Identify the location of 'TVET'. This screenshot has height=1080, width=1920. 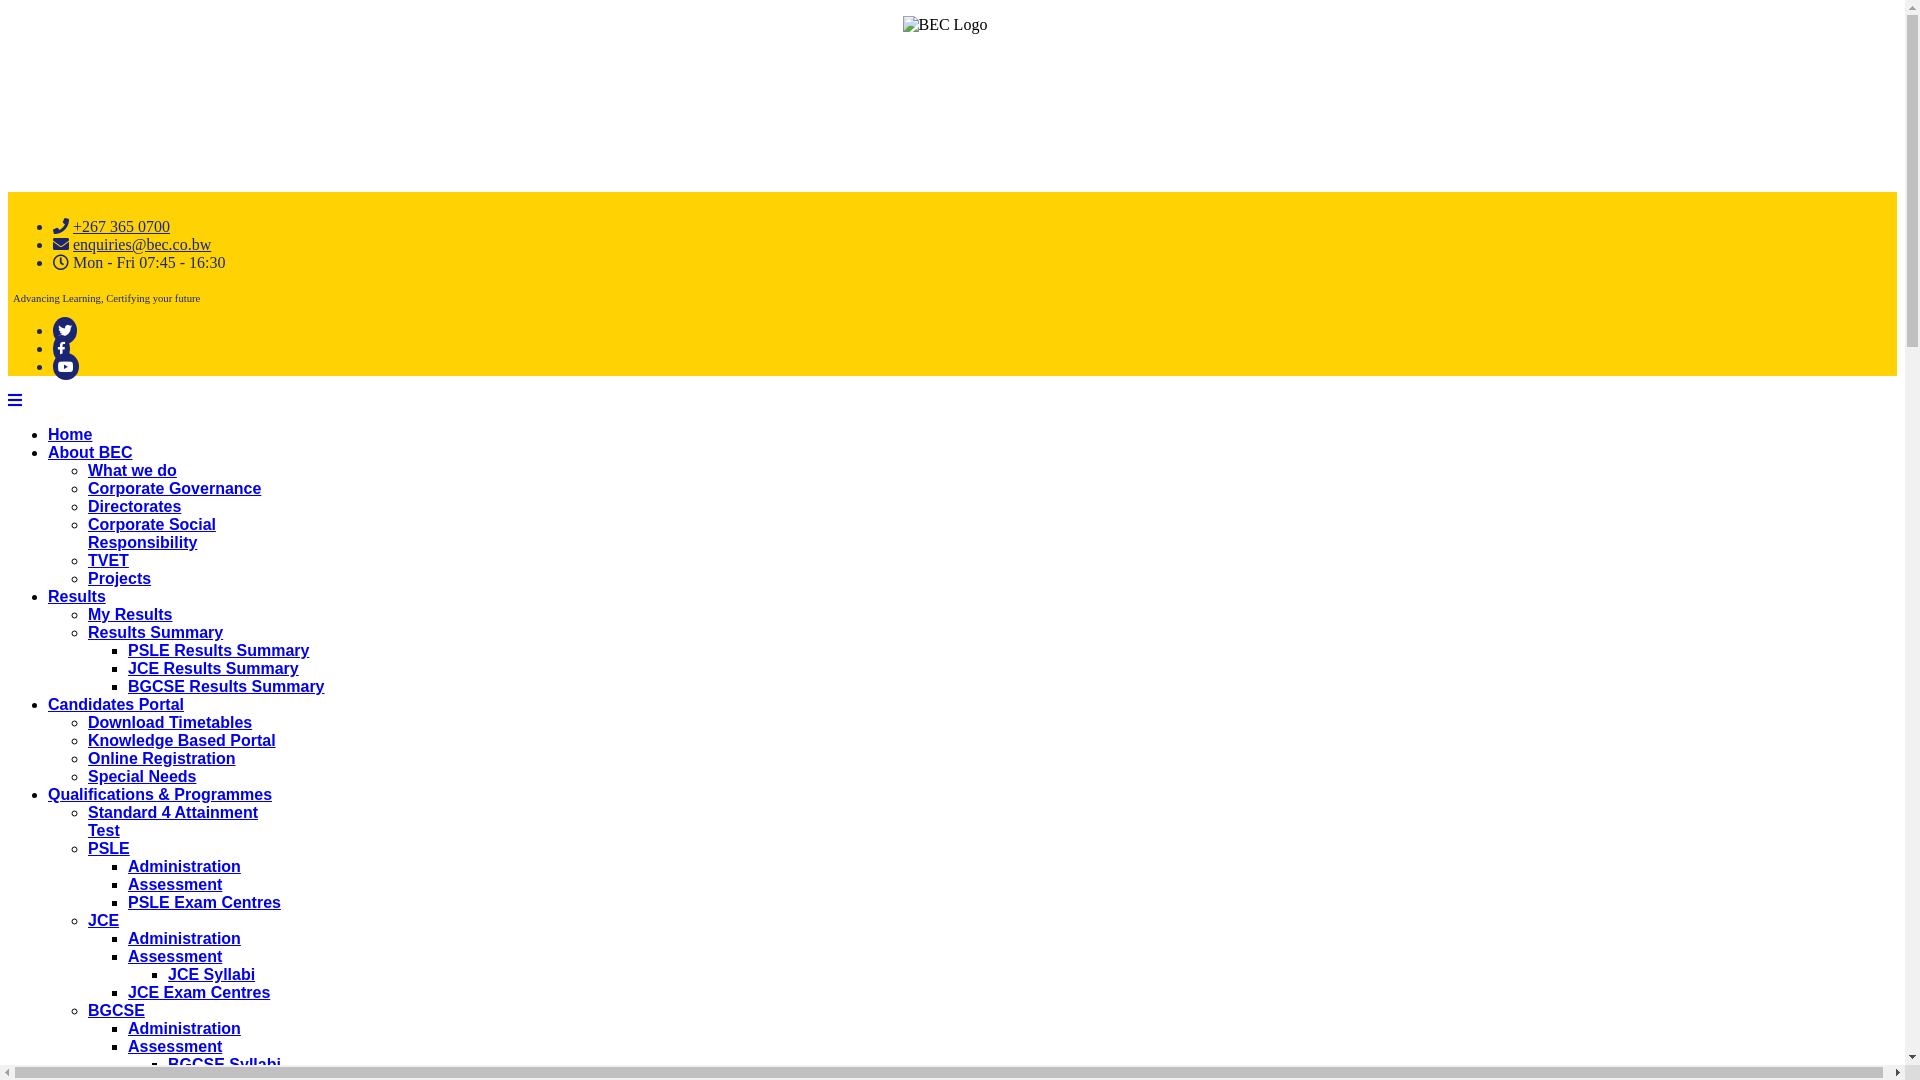
(107, 560).